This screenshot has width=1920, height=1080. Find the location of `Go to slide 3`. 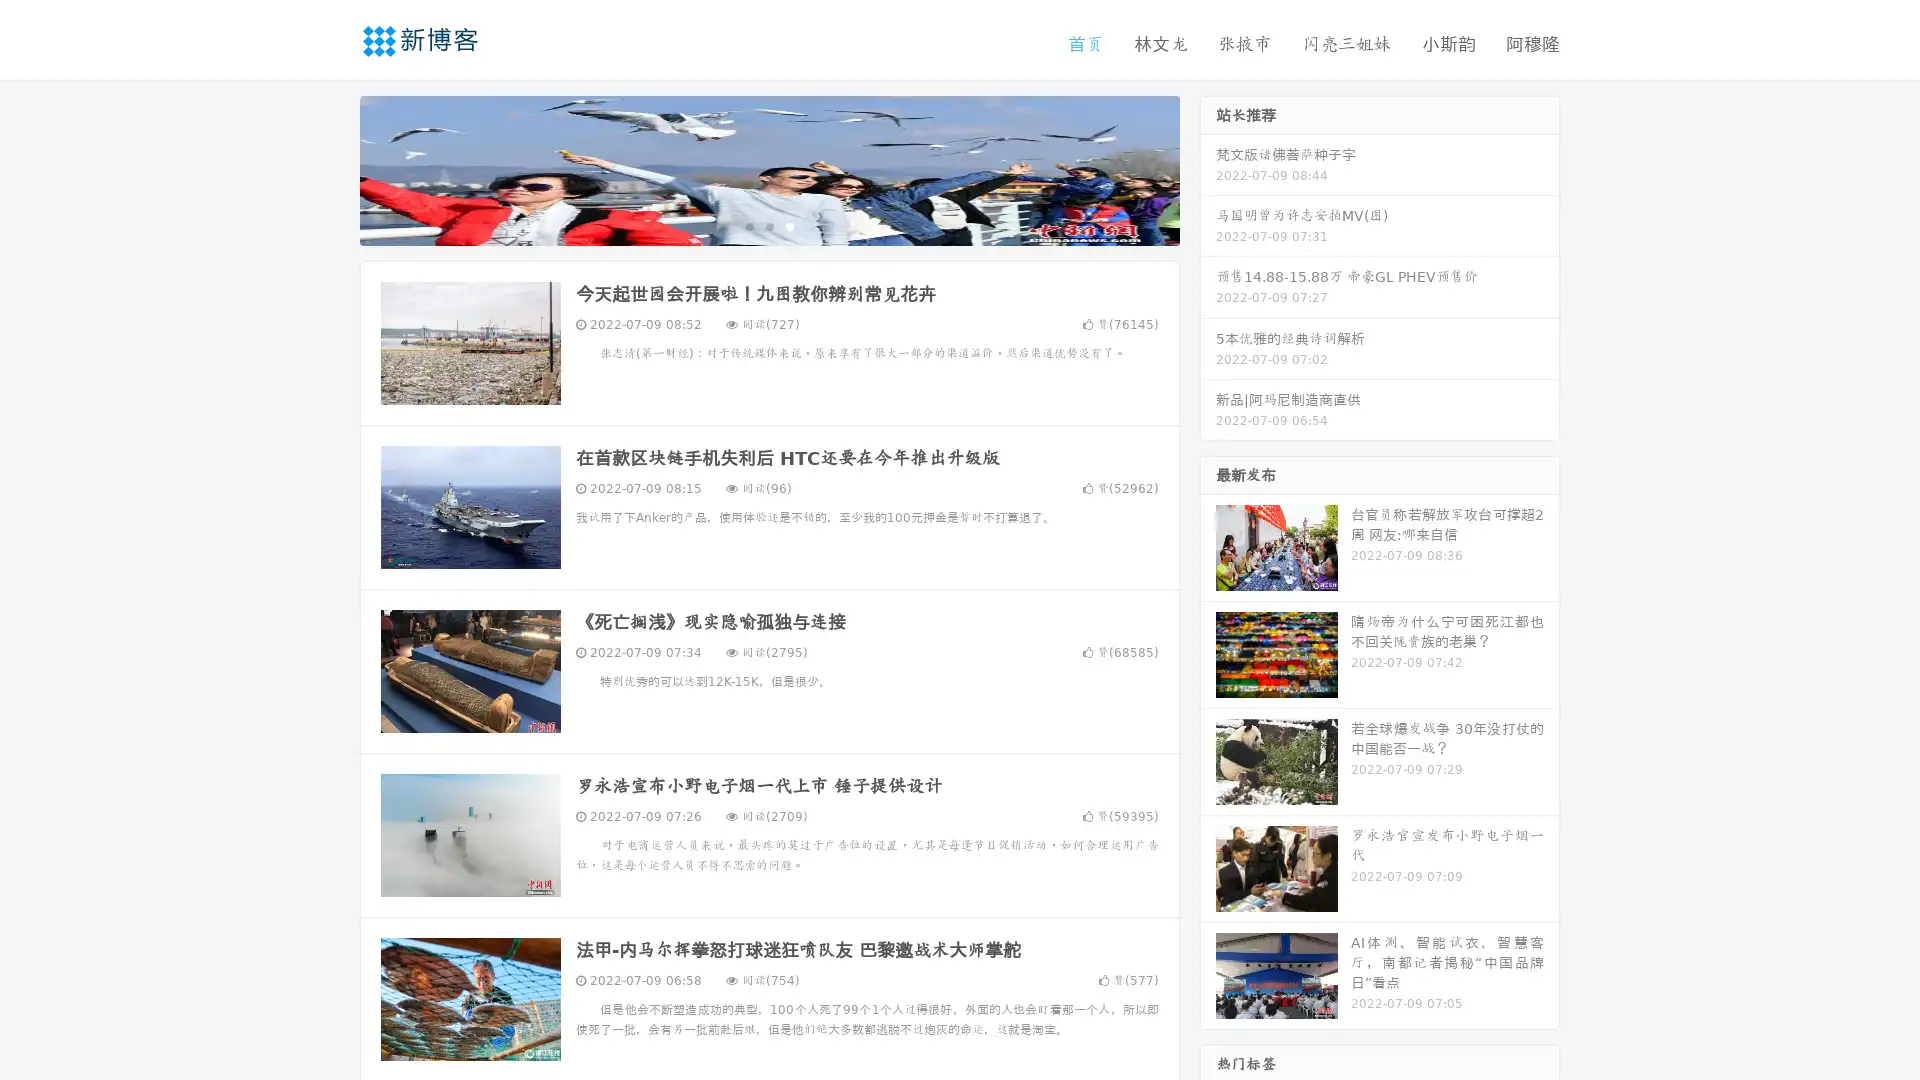

Go to slide 3 is located at coordinates (789, 225).